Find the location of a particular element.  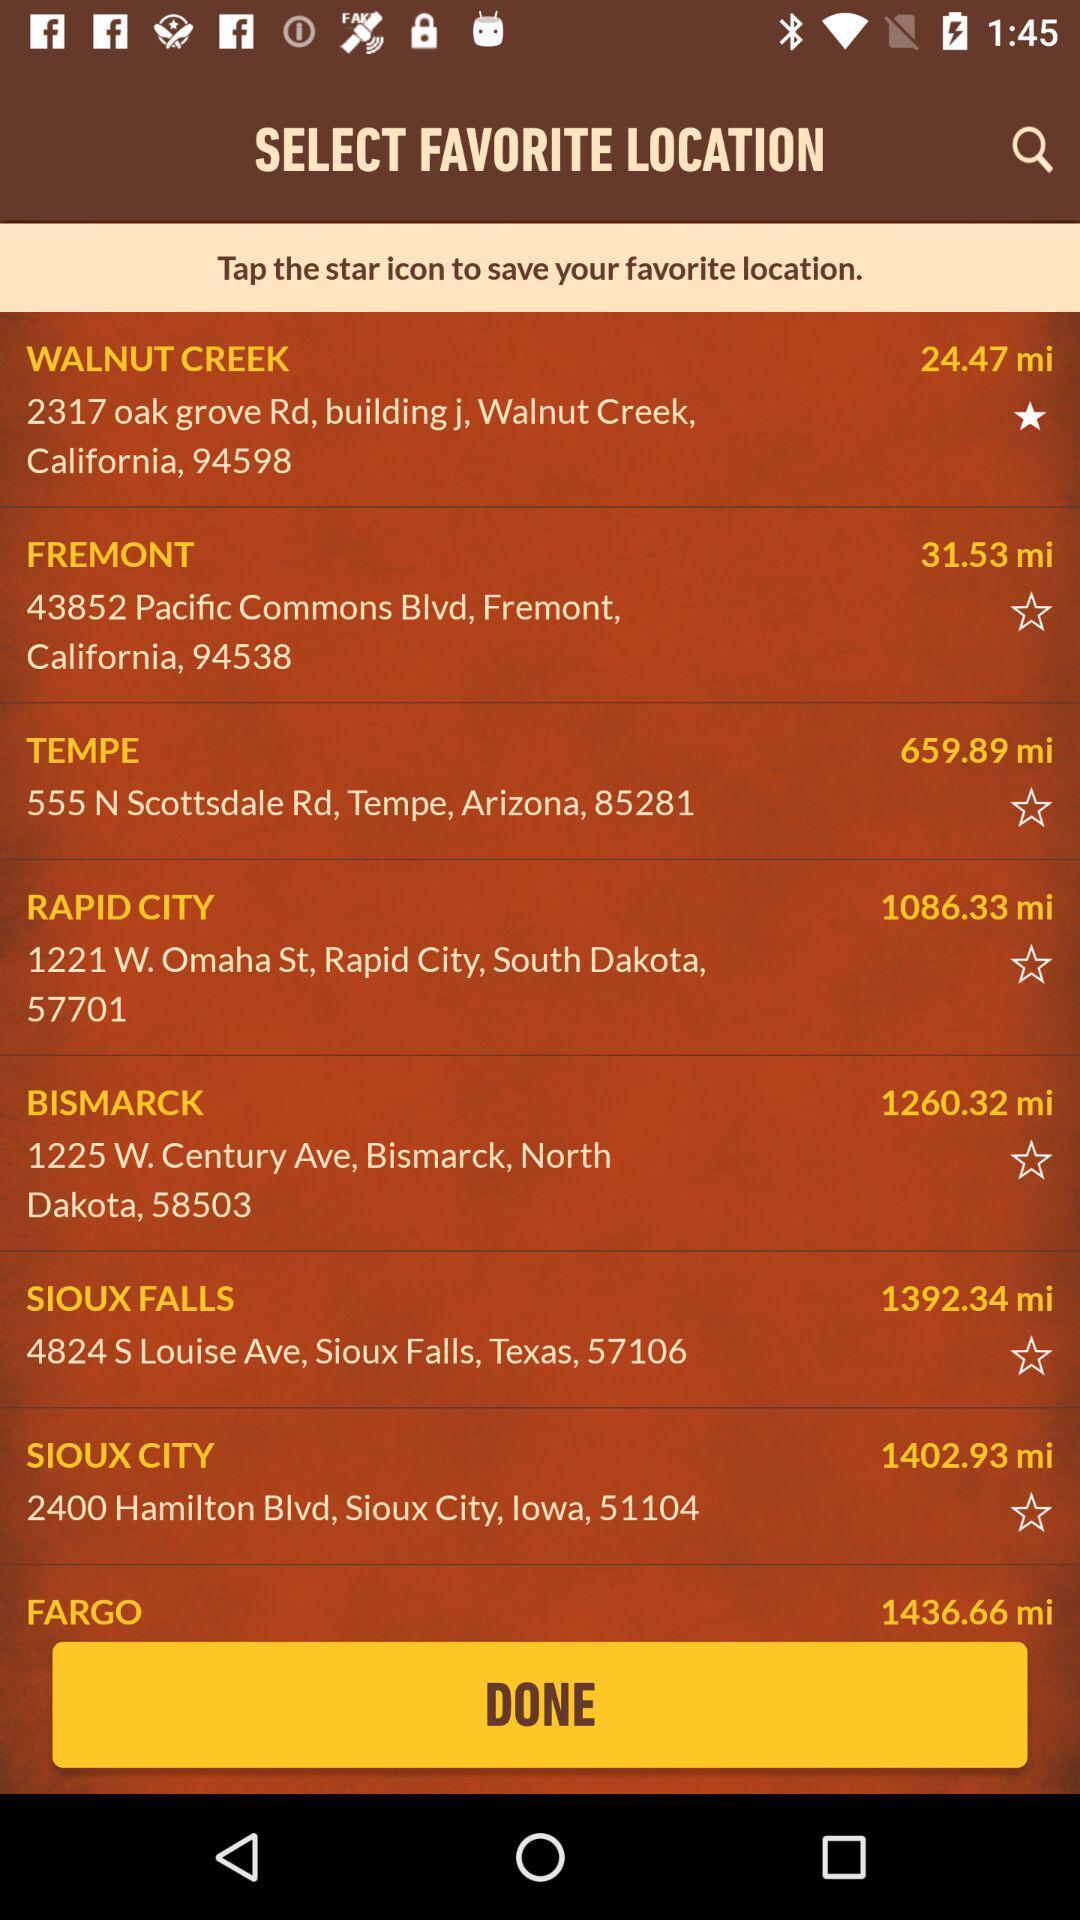

the 1221 w omaha is located at coordinates (376, 983).